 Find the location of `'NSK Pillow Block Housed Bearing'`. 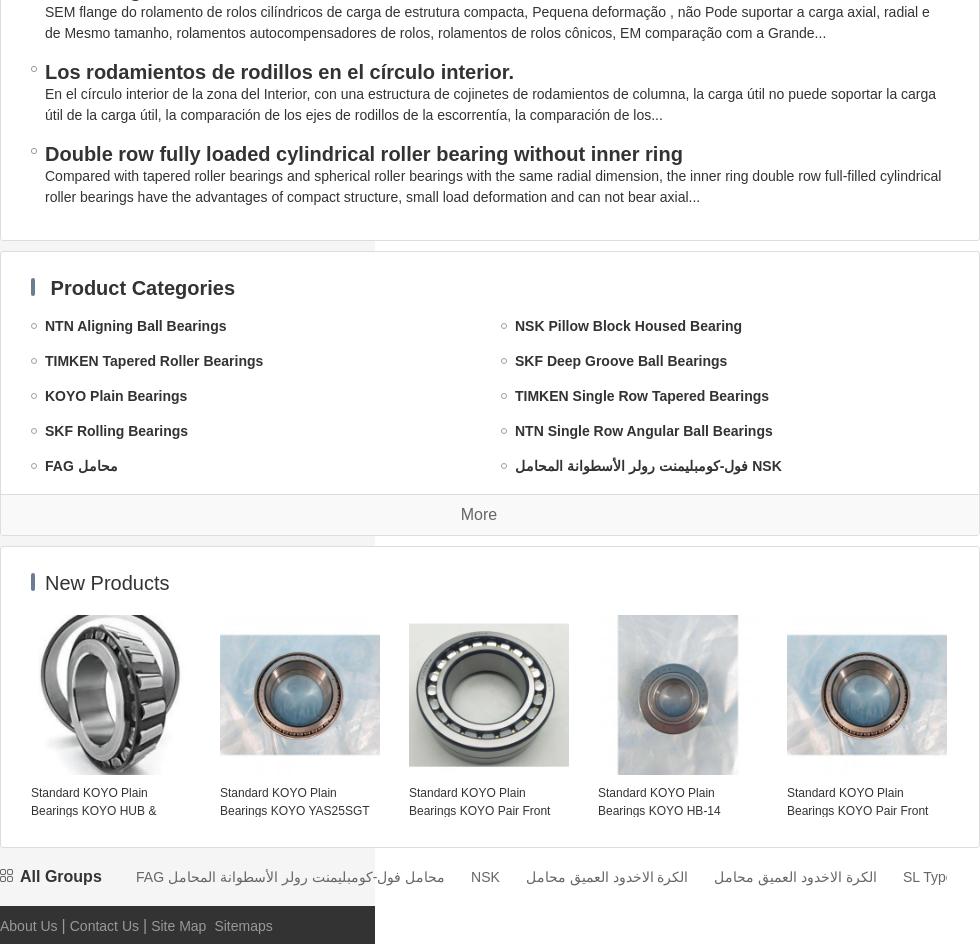

'NSK Pillow Block Housed Bearing' is located at coordinates (514, 324).